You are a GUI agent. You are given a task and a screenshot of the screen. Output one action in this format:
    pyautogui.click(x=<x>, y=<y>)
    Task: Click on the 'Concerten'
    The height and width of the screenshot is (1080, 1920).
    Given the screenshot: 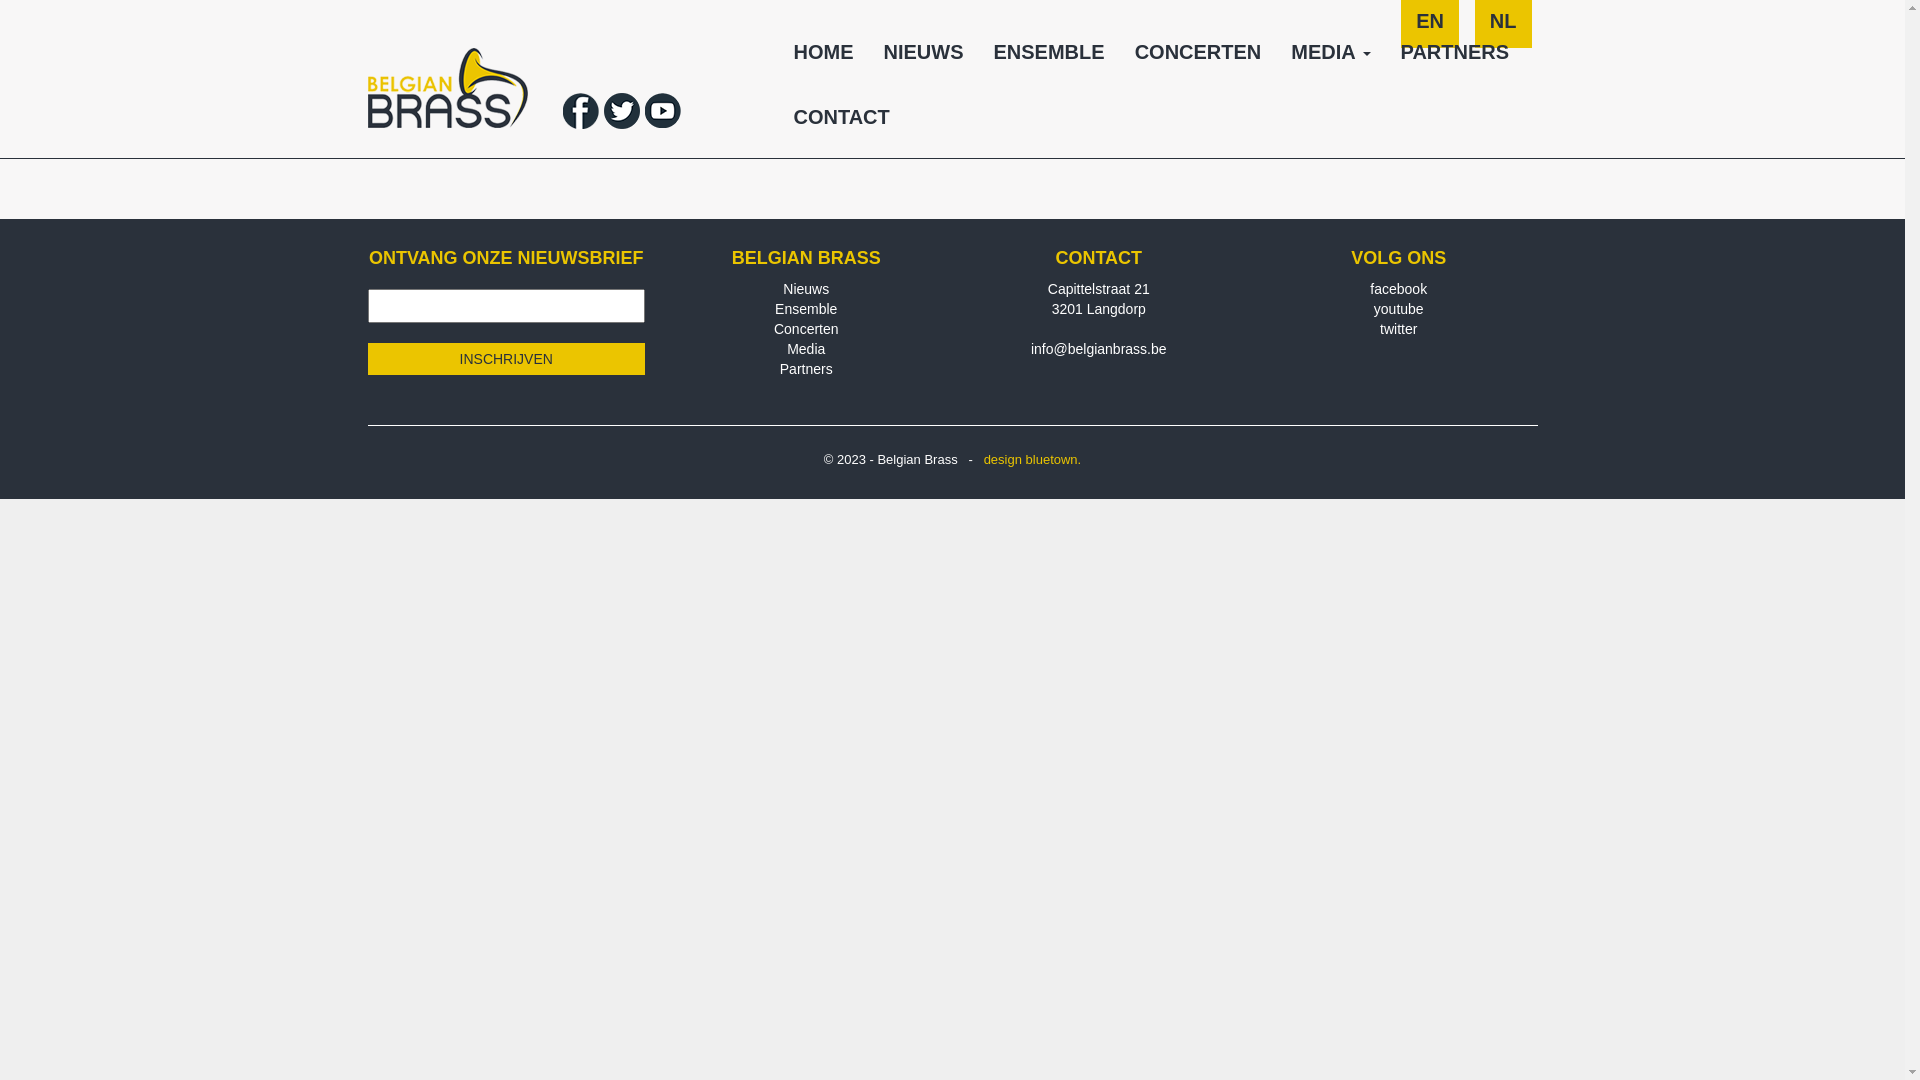 What is the action you would take?
    pyautogui.click(x=806, y=327)
    